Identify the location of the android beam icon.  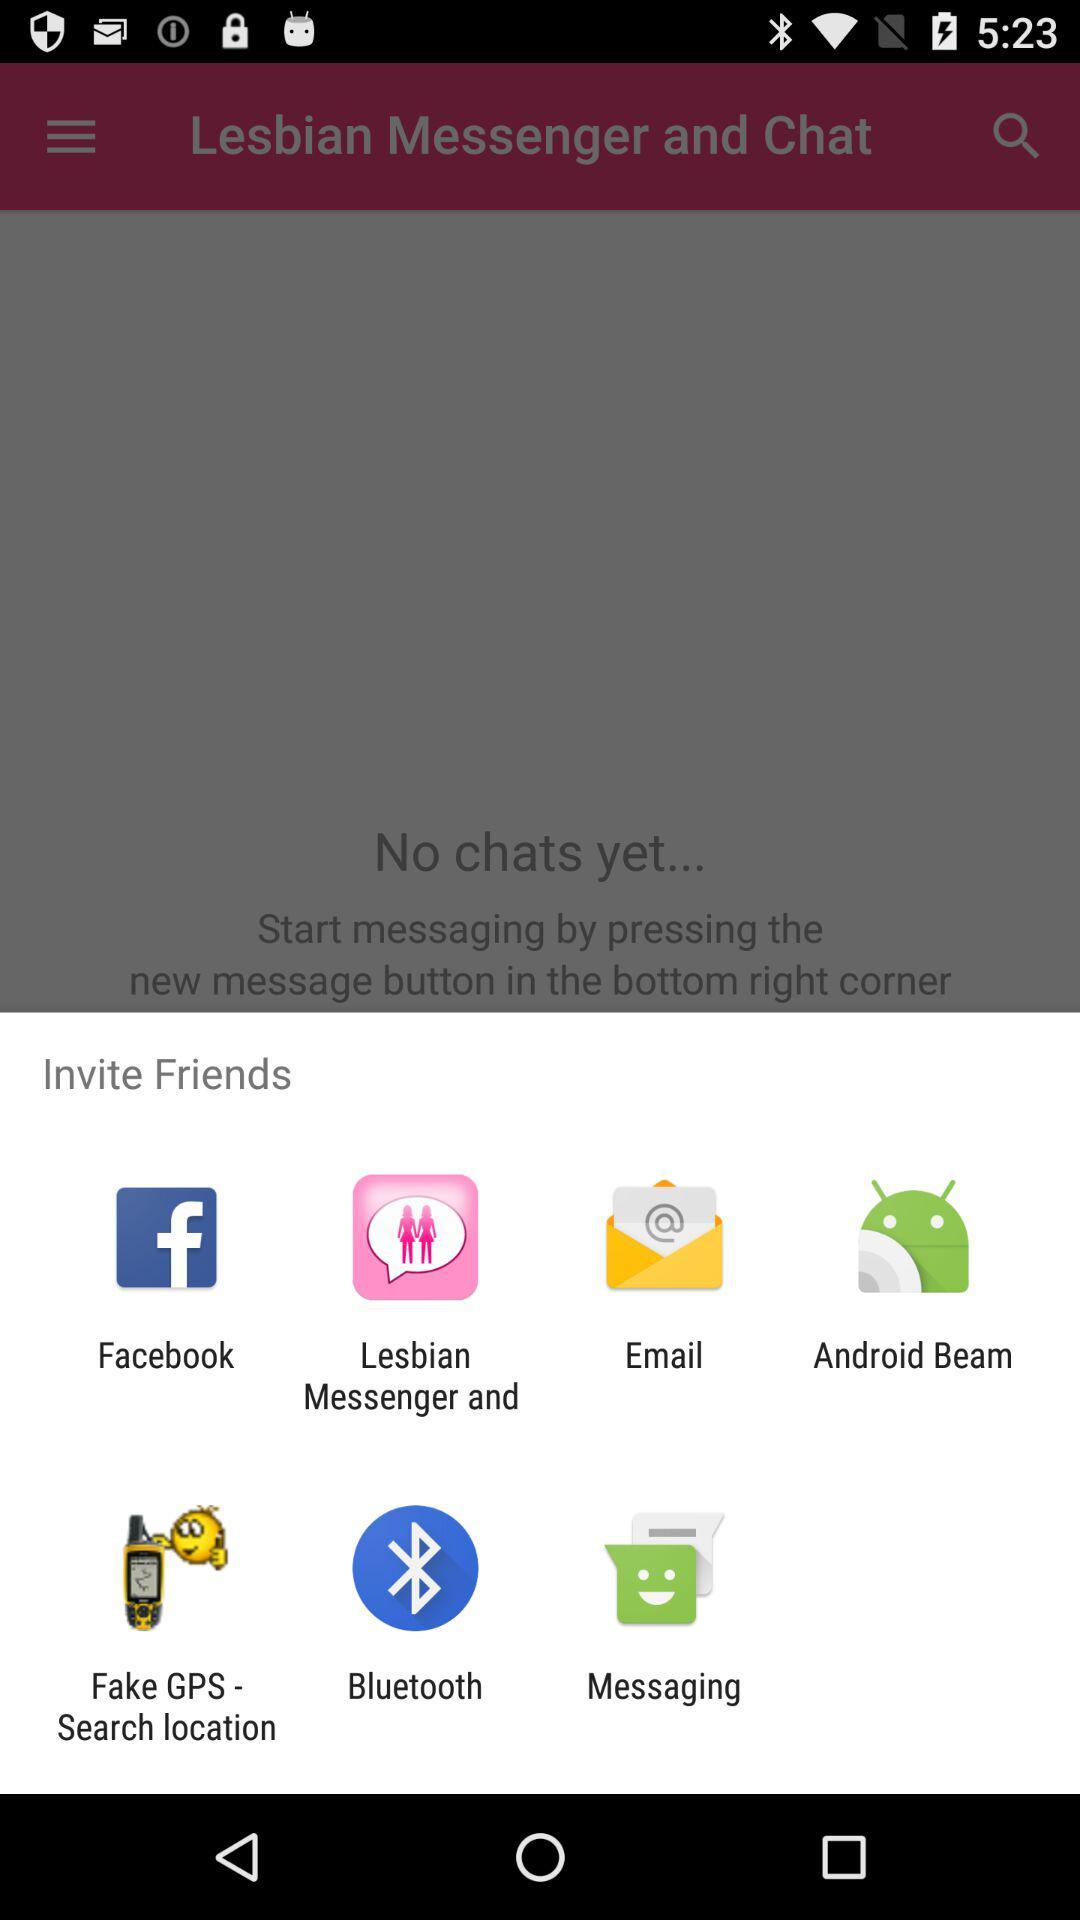
(913, 1374).